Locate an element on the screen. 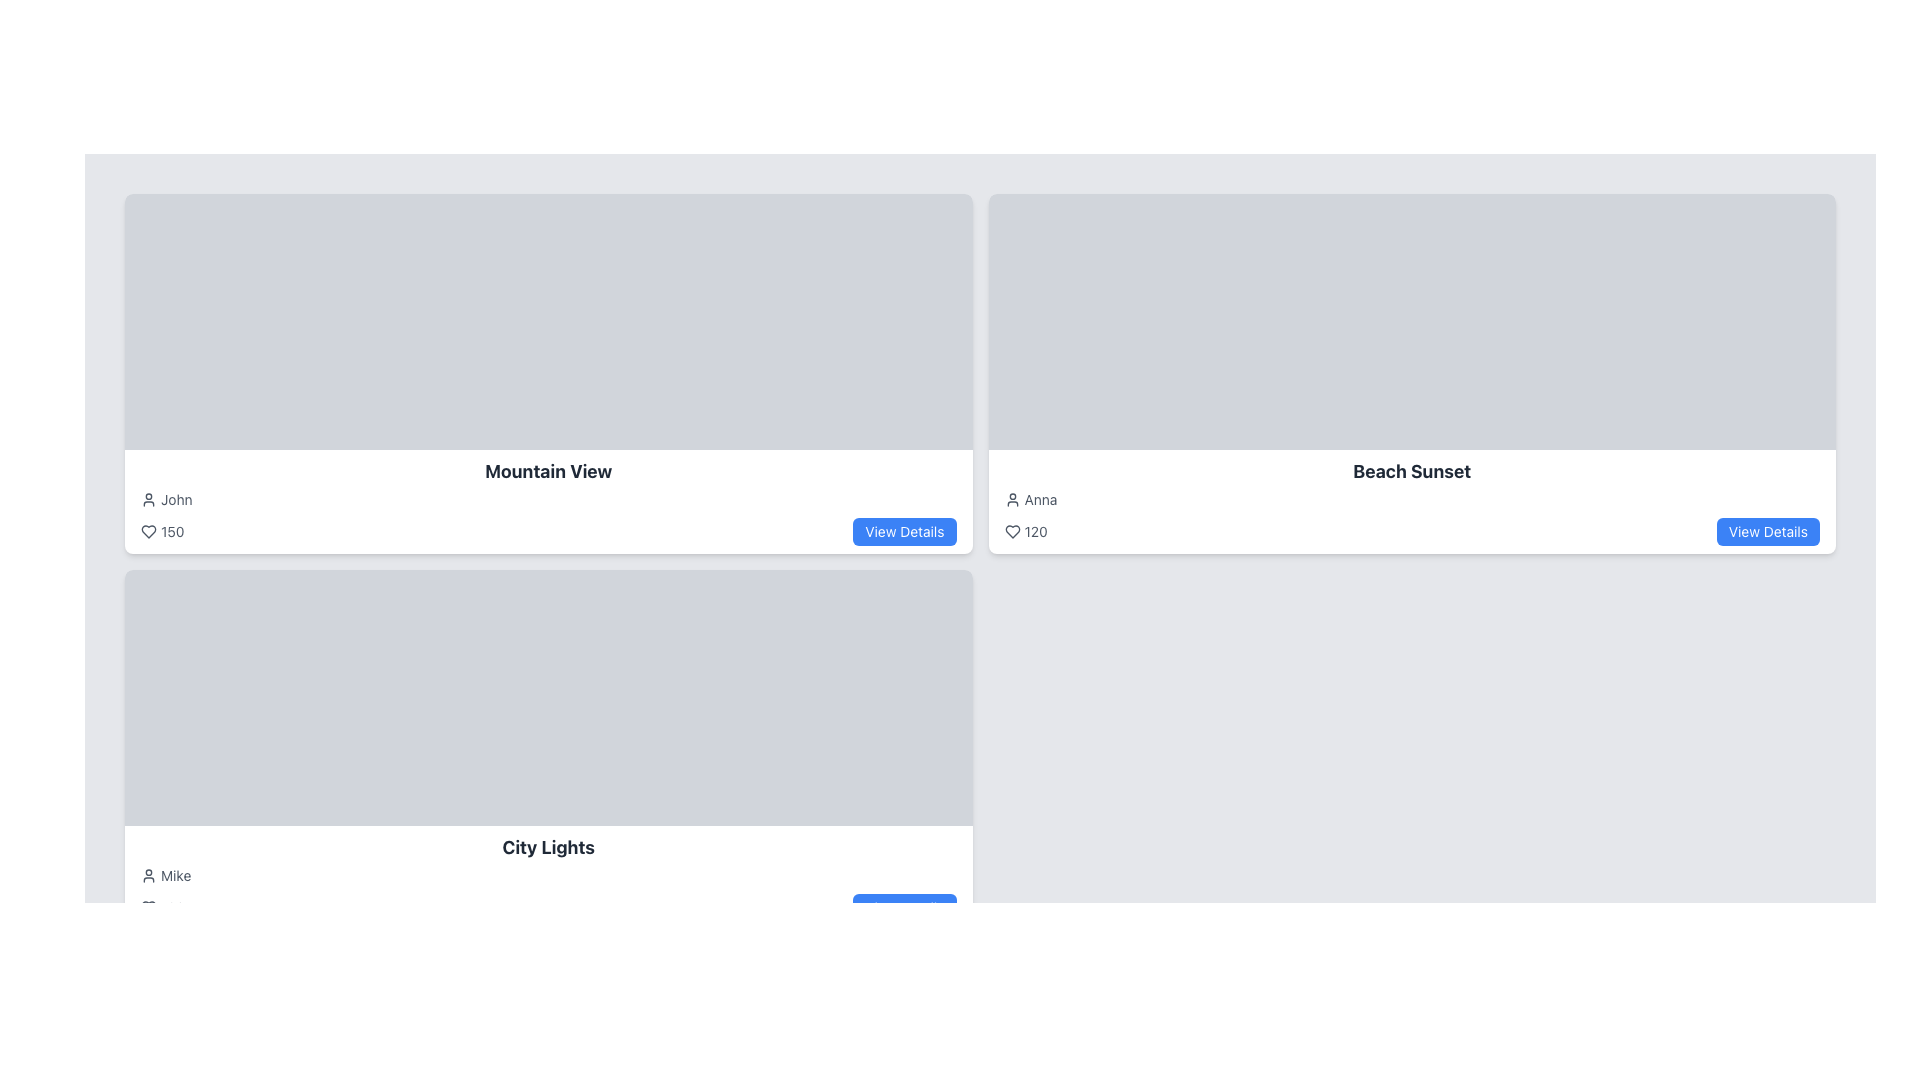 This screenshot has width=1920, height=1080. the user icon located to the left of the name 'Anna' in the upper-right quadrant of the grid layout is located at coordinates (1012, 499).